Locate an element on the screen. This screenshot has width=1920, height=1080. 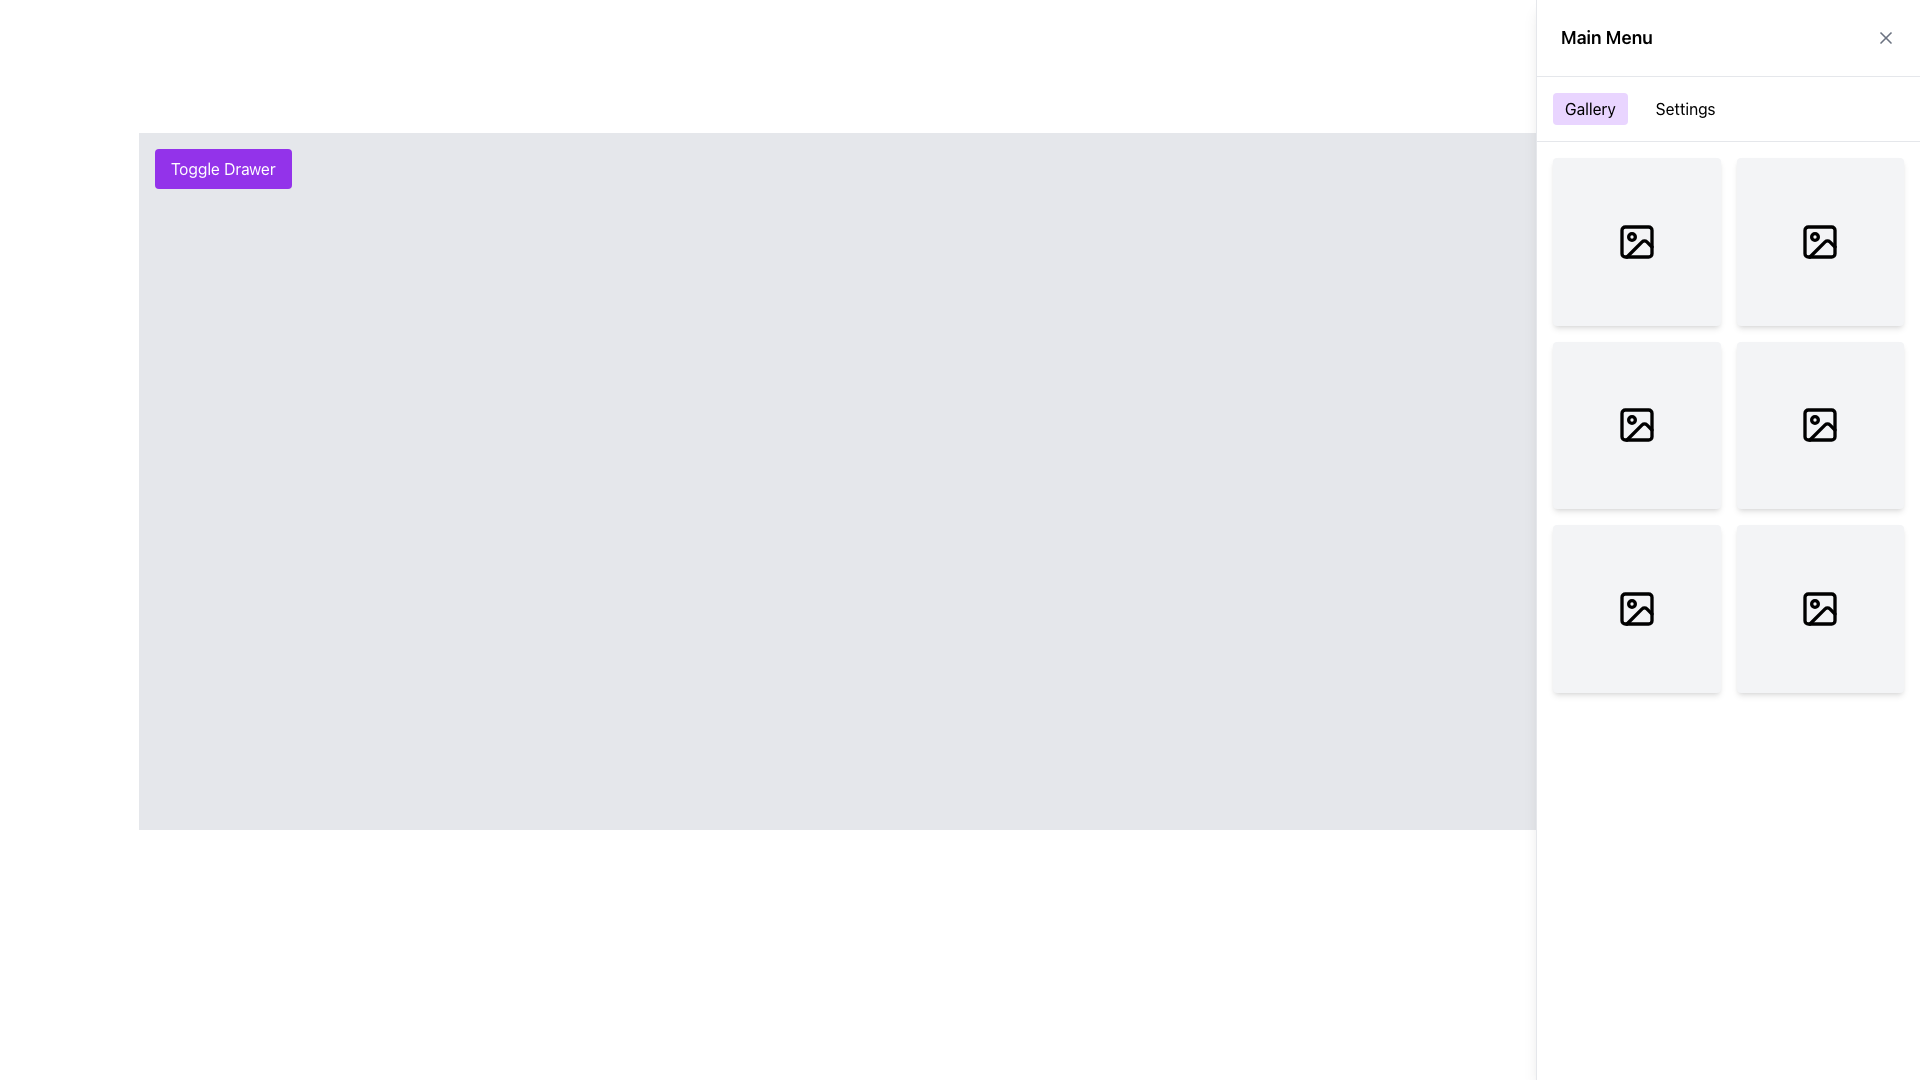
graphical details of the graphical shape within the fourth icon in the gallery grid, located in the second row and second column of the 'Gallery' tab in the right-hand panel is located at coordinates (1819, 423).